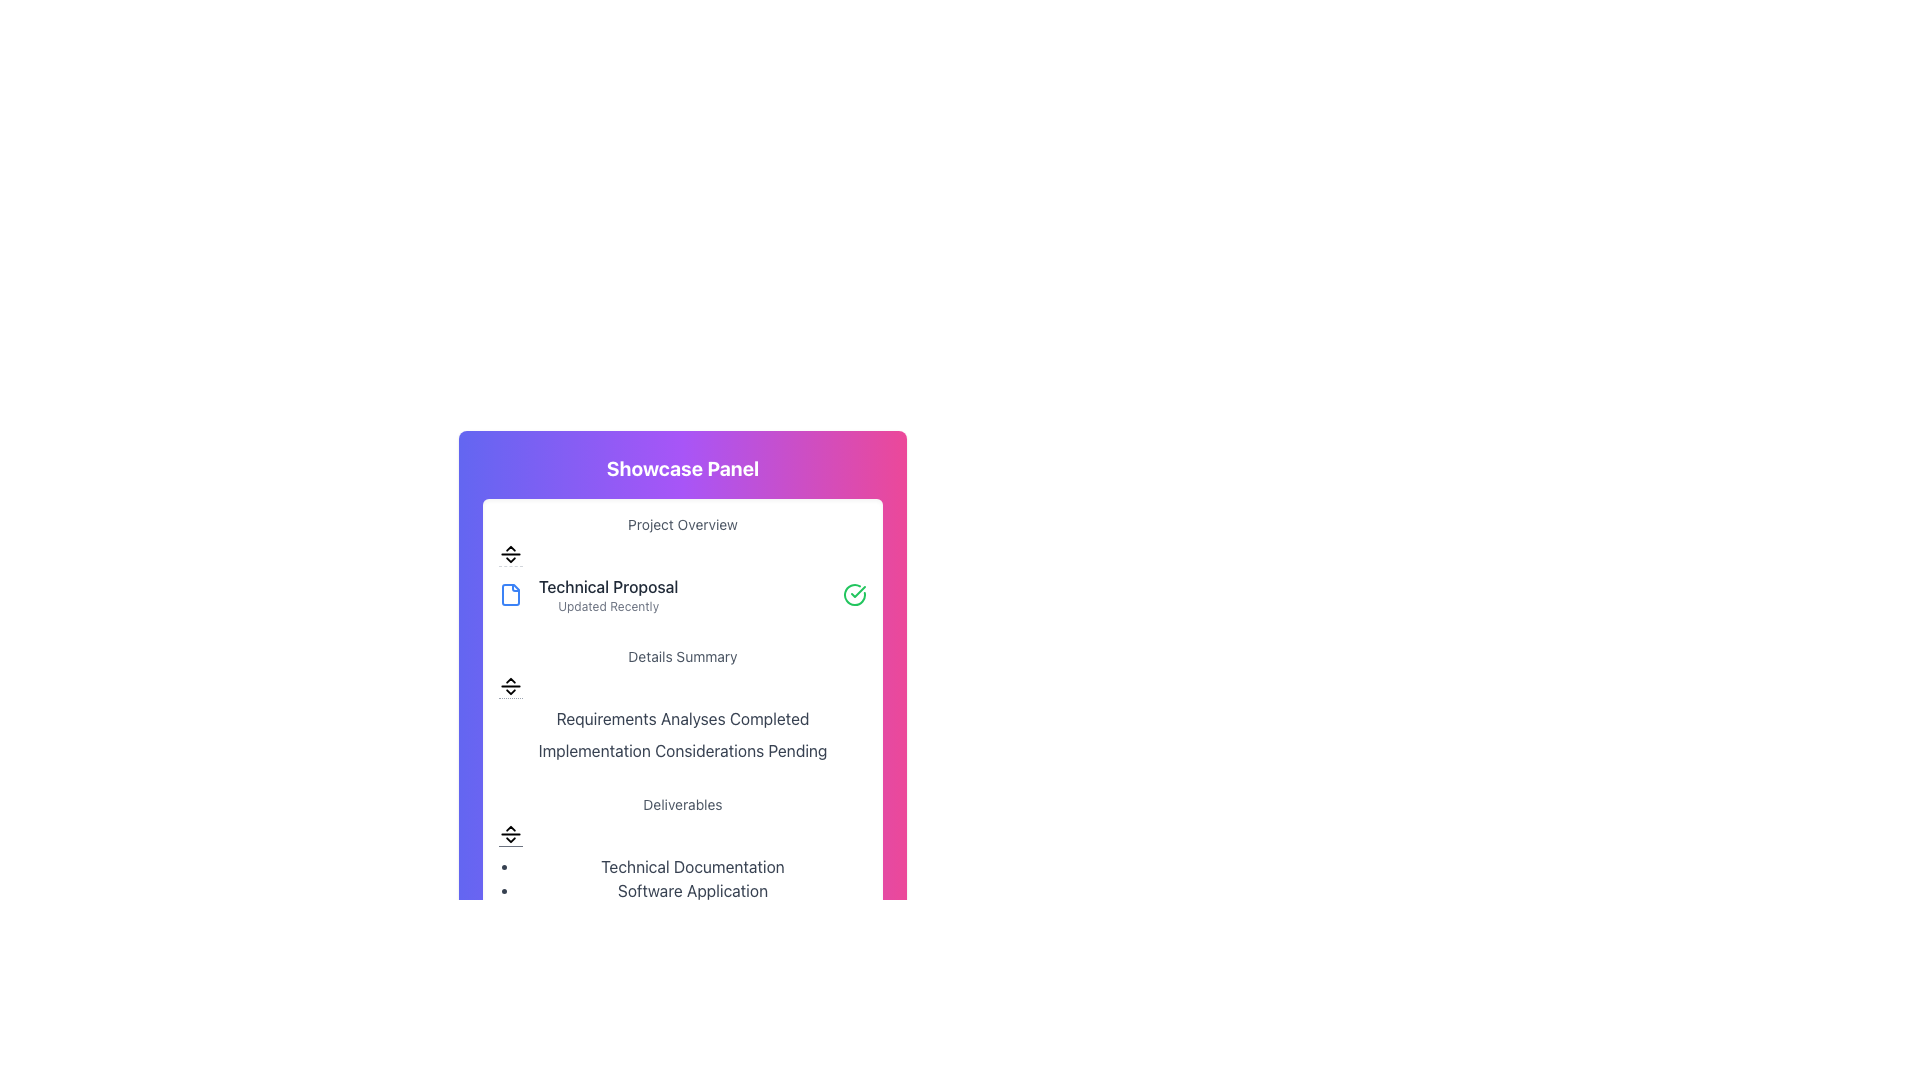  I want to click on the state of the confirmation icon located to the right of the 'Technical Proposal' text, indicating the completion of this state, so click(854, 593).